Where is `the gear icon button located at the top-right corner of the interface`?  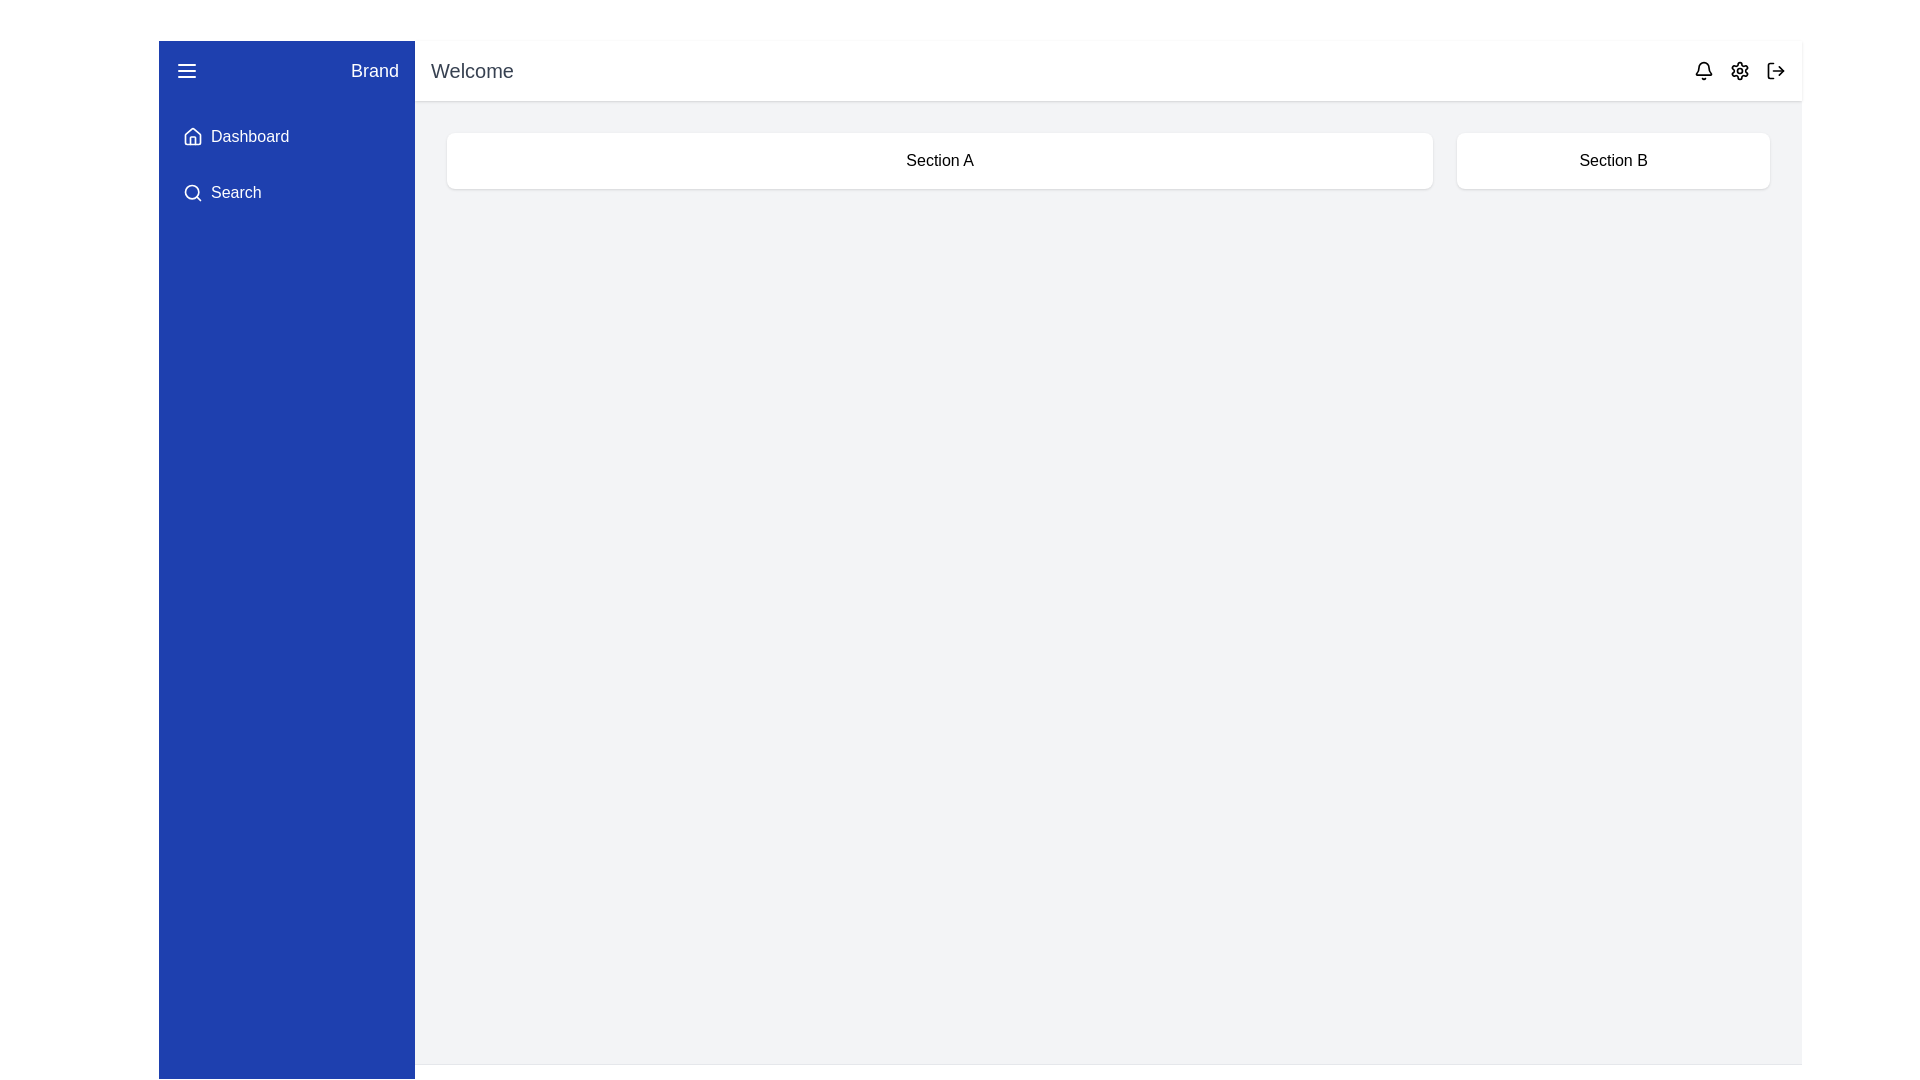 the gear icon button located at the top-right corner of the interface is located at coordinates (1738, 69).